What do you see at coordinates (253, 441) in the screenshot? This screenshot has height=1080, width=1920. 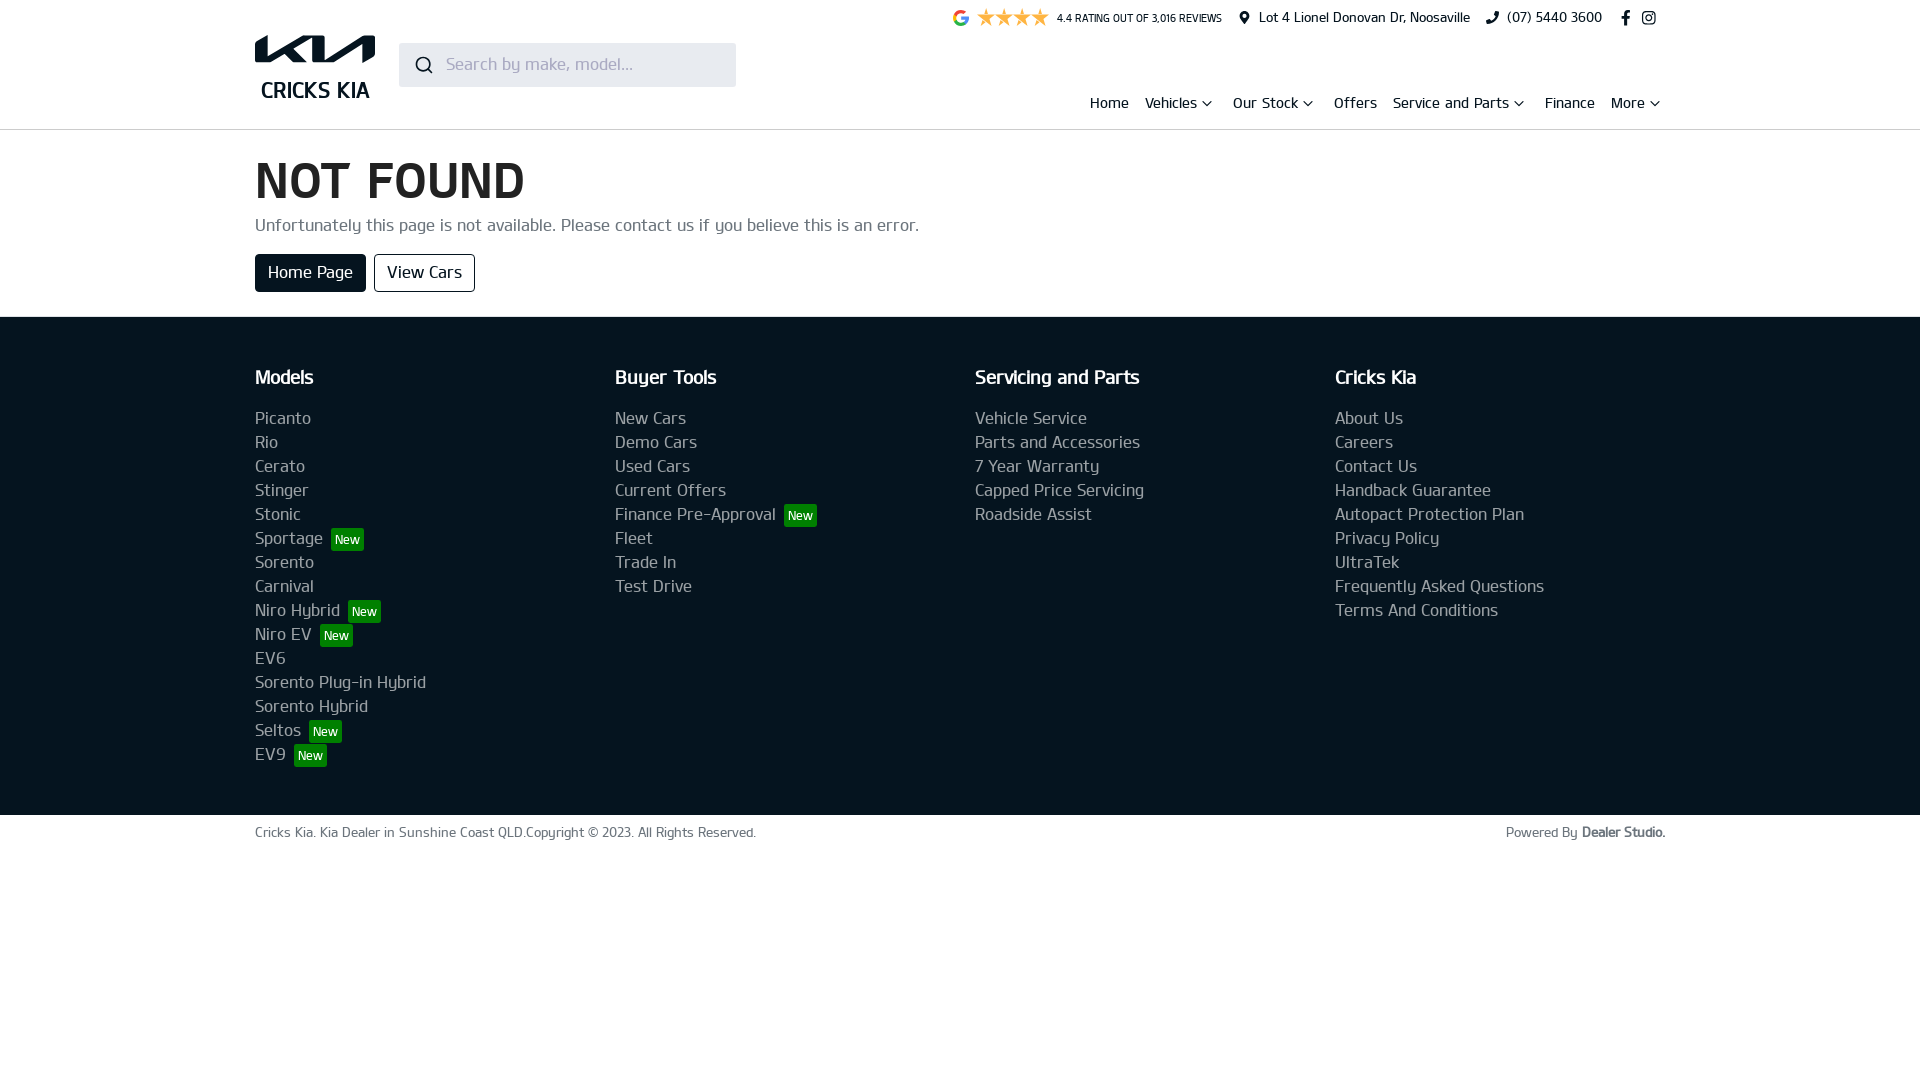 I see `'Rio'` at bounding box center [253, 441].